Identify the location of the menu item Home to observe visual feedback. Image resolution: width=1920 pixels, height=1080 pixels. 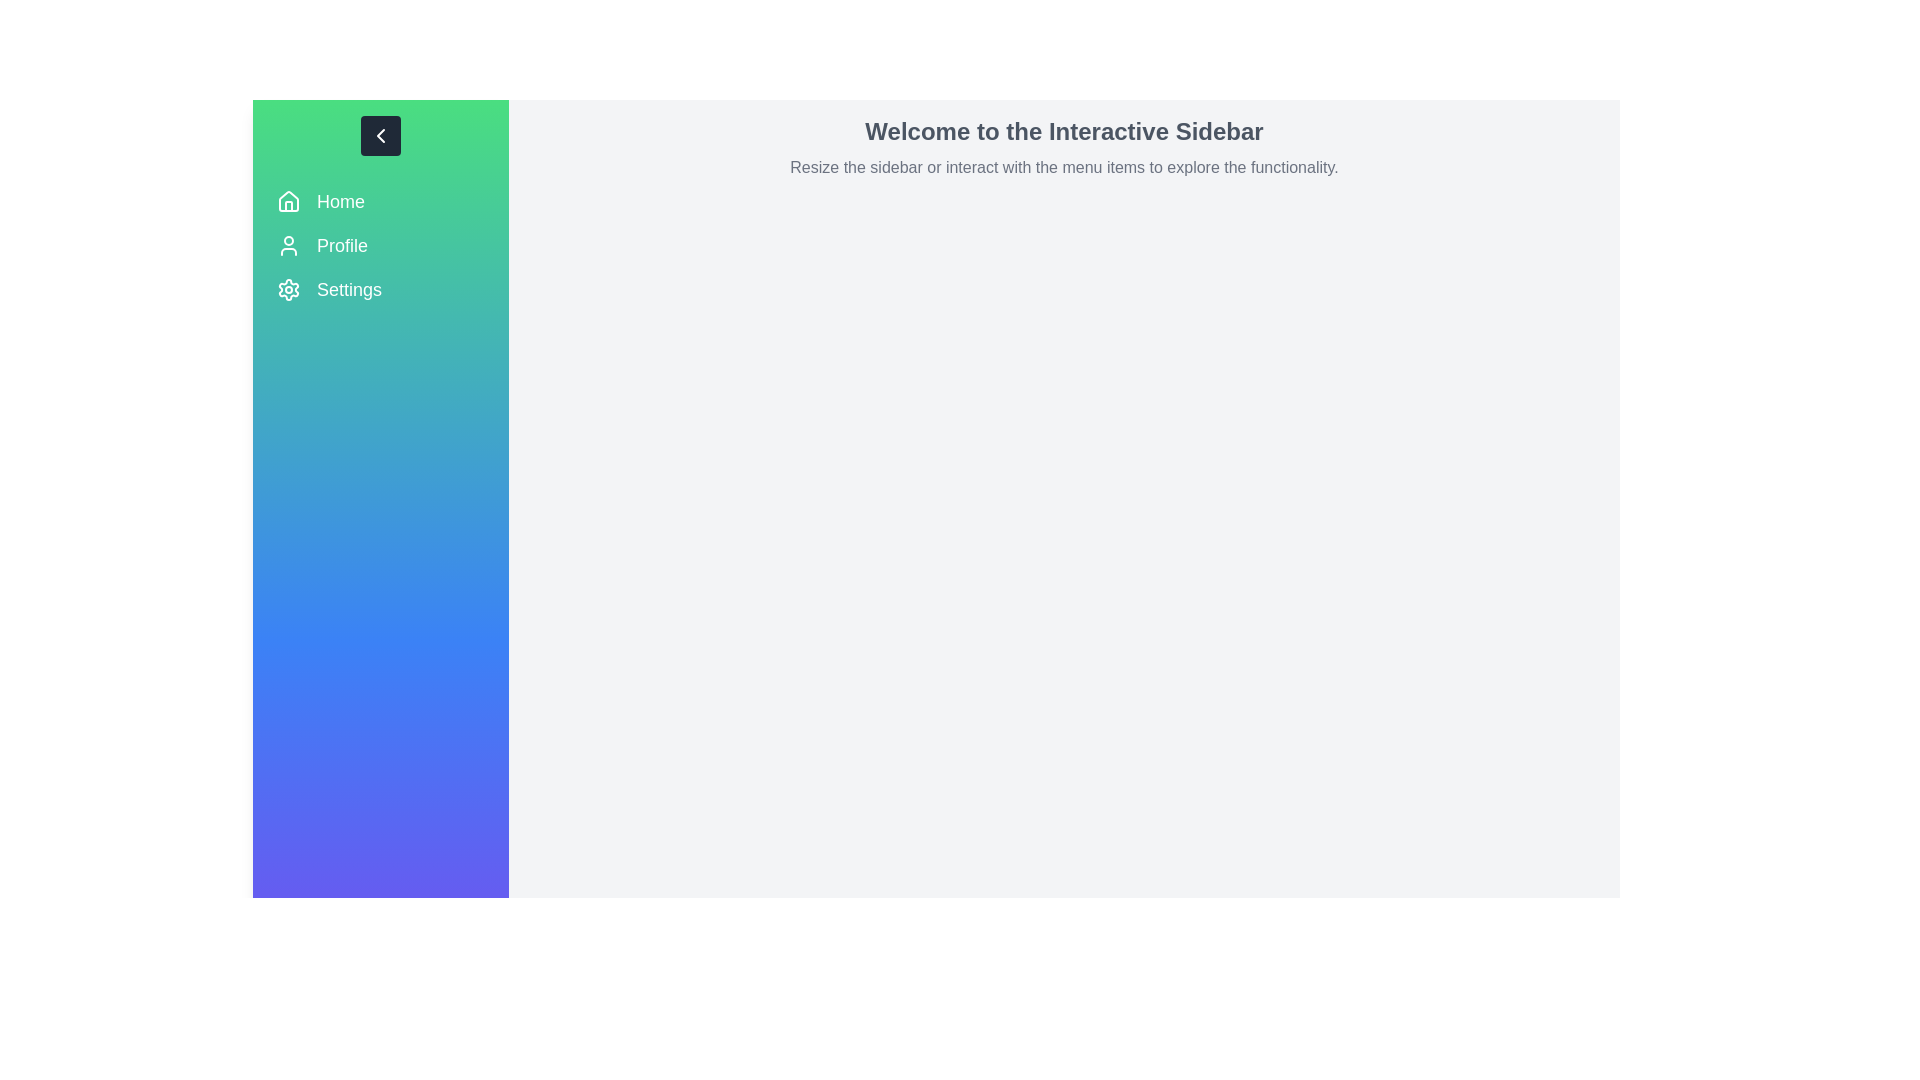
(380, 201).